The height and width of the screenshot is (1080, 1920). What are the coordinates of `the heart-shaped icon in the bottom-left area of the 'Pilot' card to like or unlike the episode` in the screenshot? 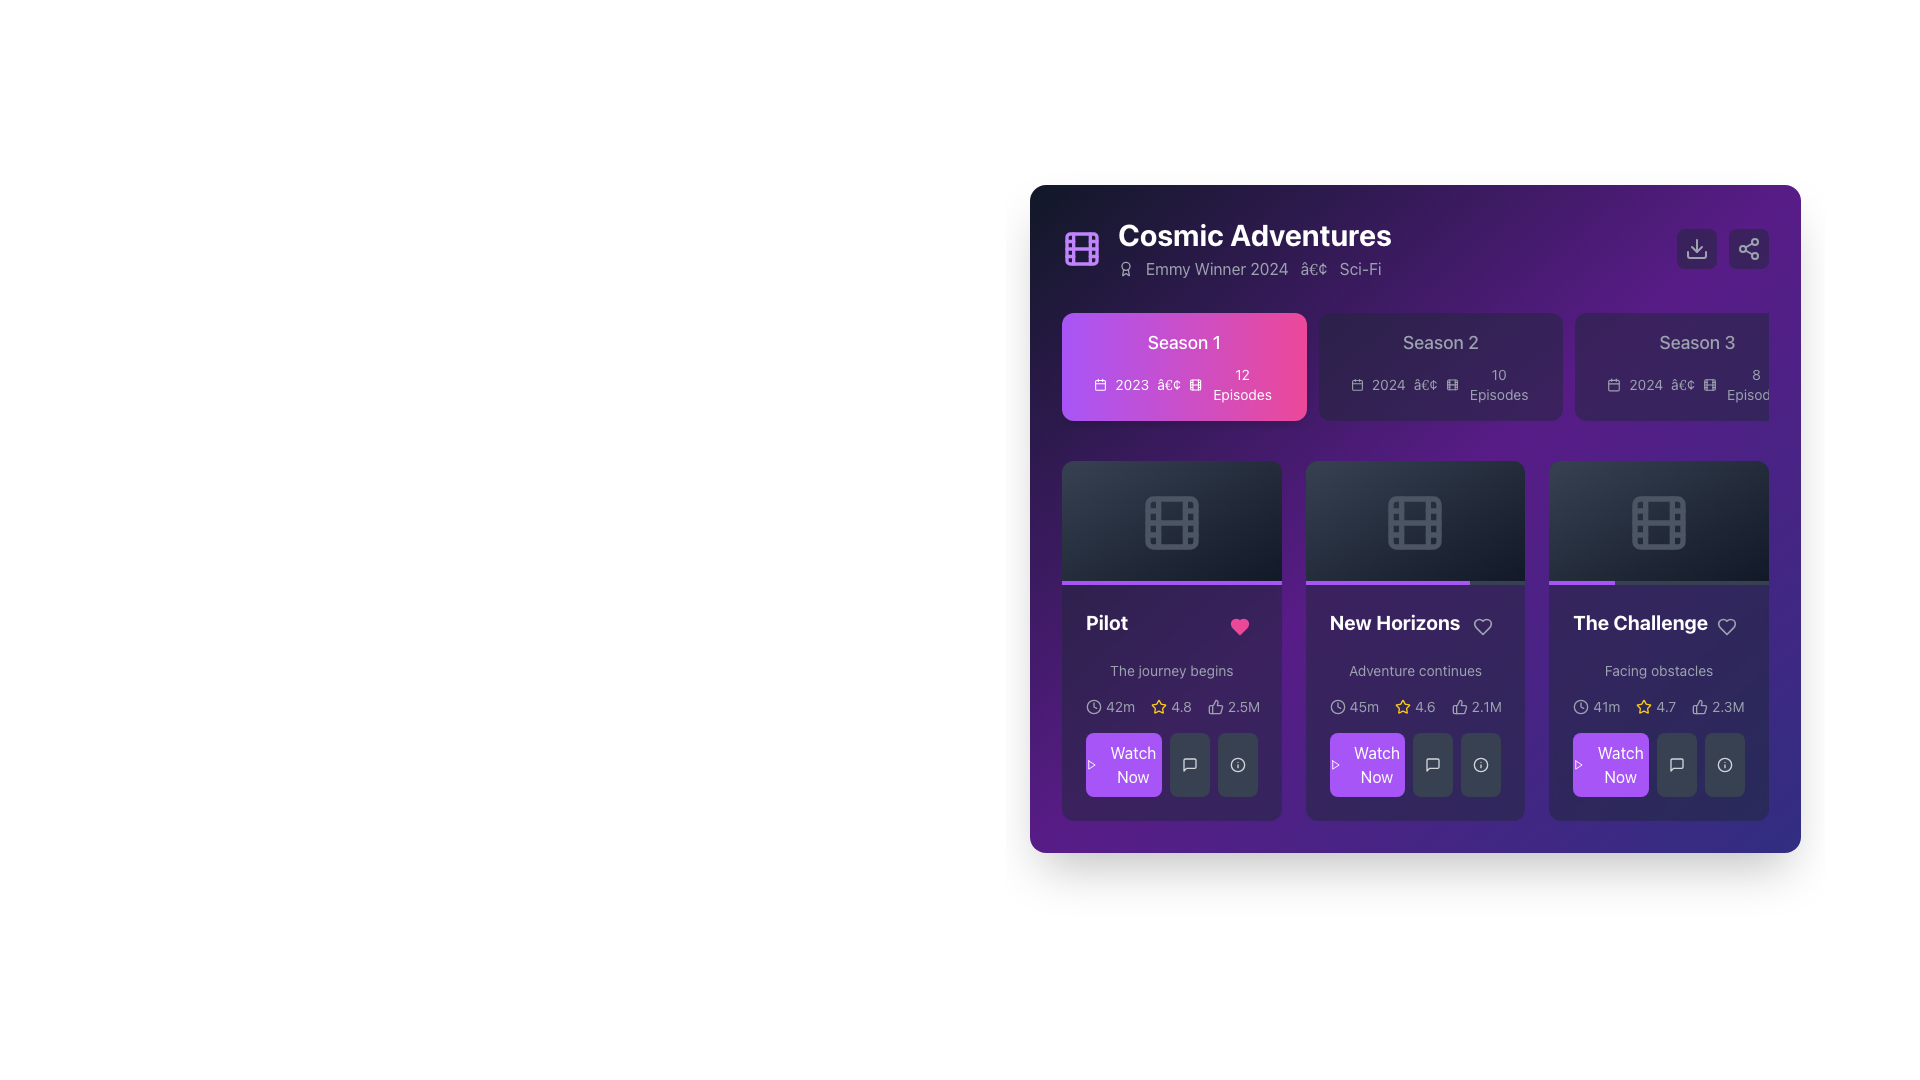 It's located at (1238, 625).